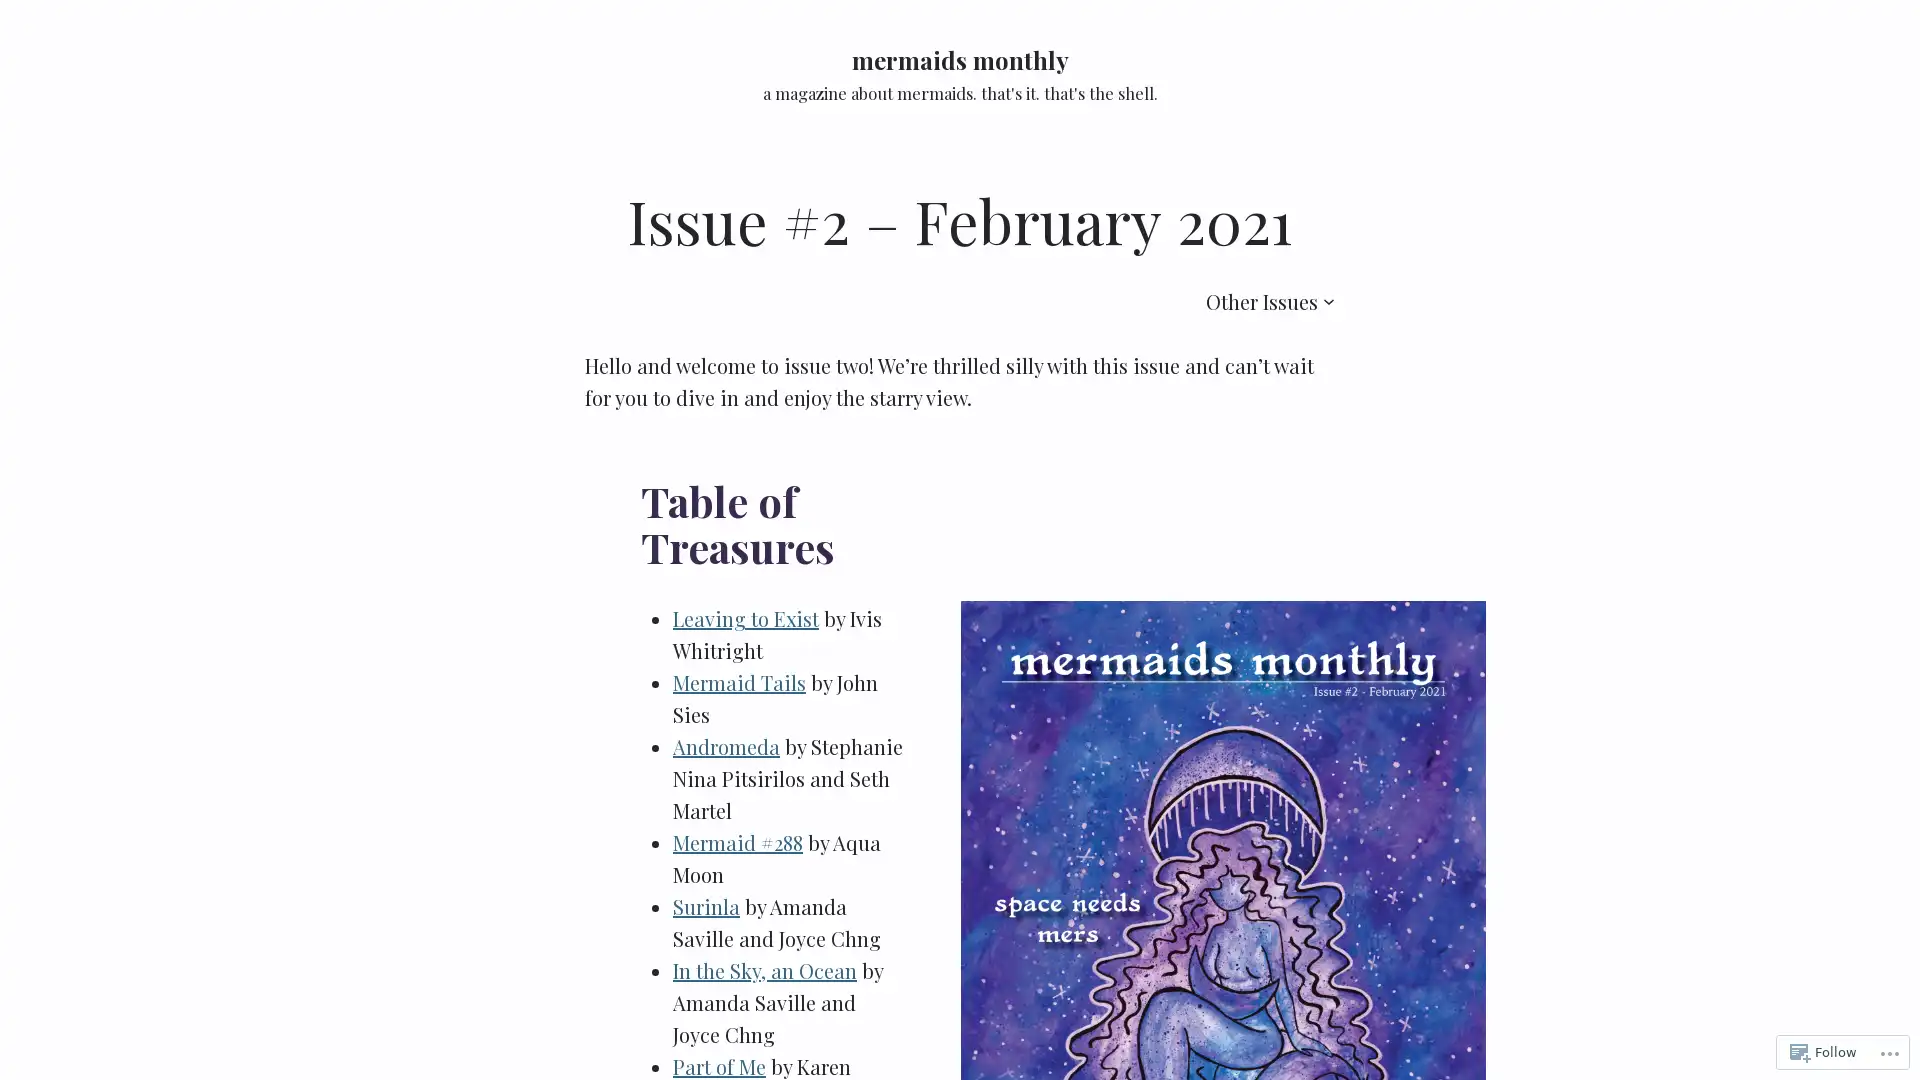  Describe the element at coordinates (1329, 300) in the screenshot. I see `Other Issues submenu` at that location.